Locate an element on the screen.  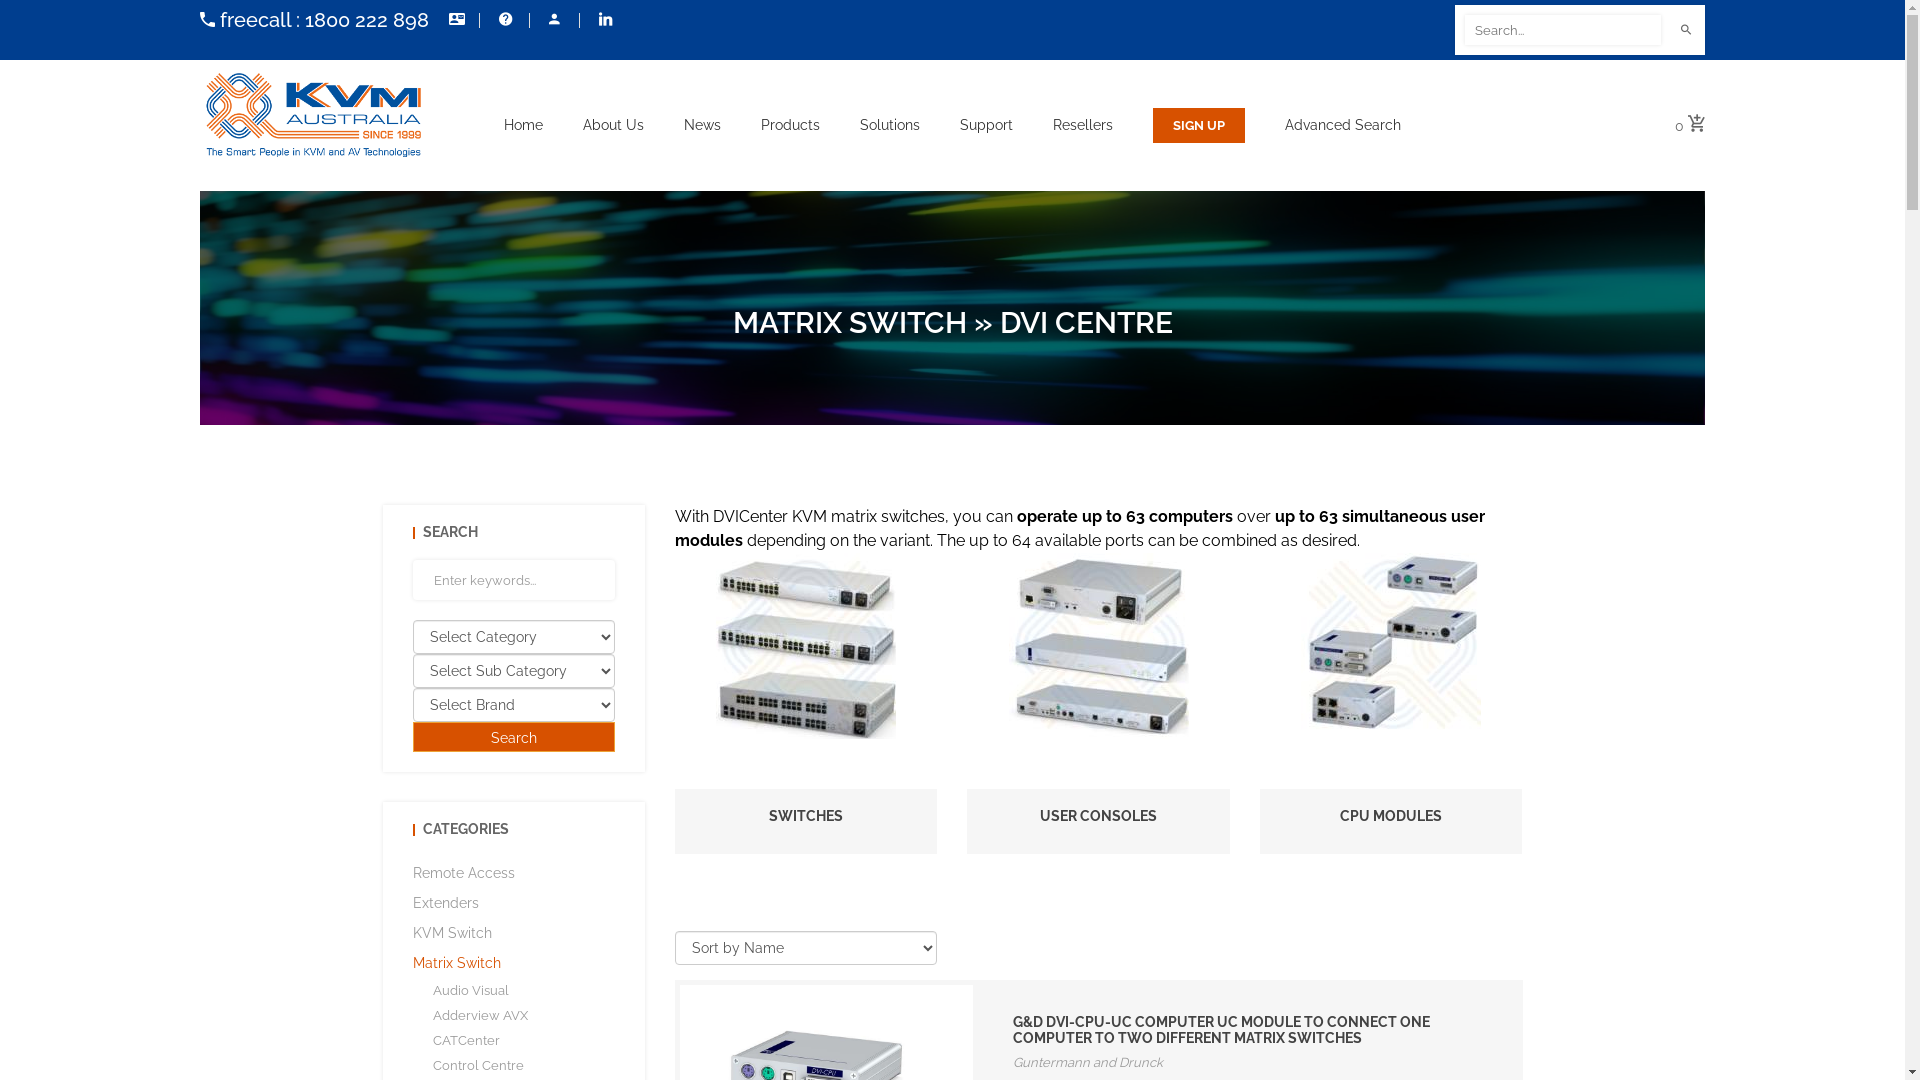
'0' is located at coordinates (1688, 126).